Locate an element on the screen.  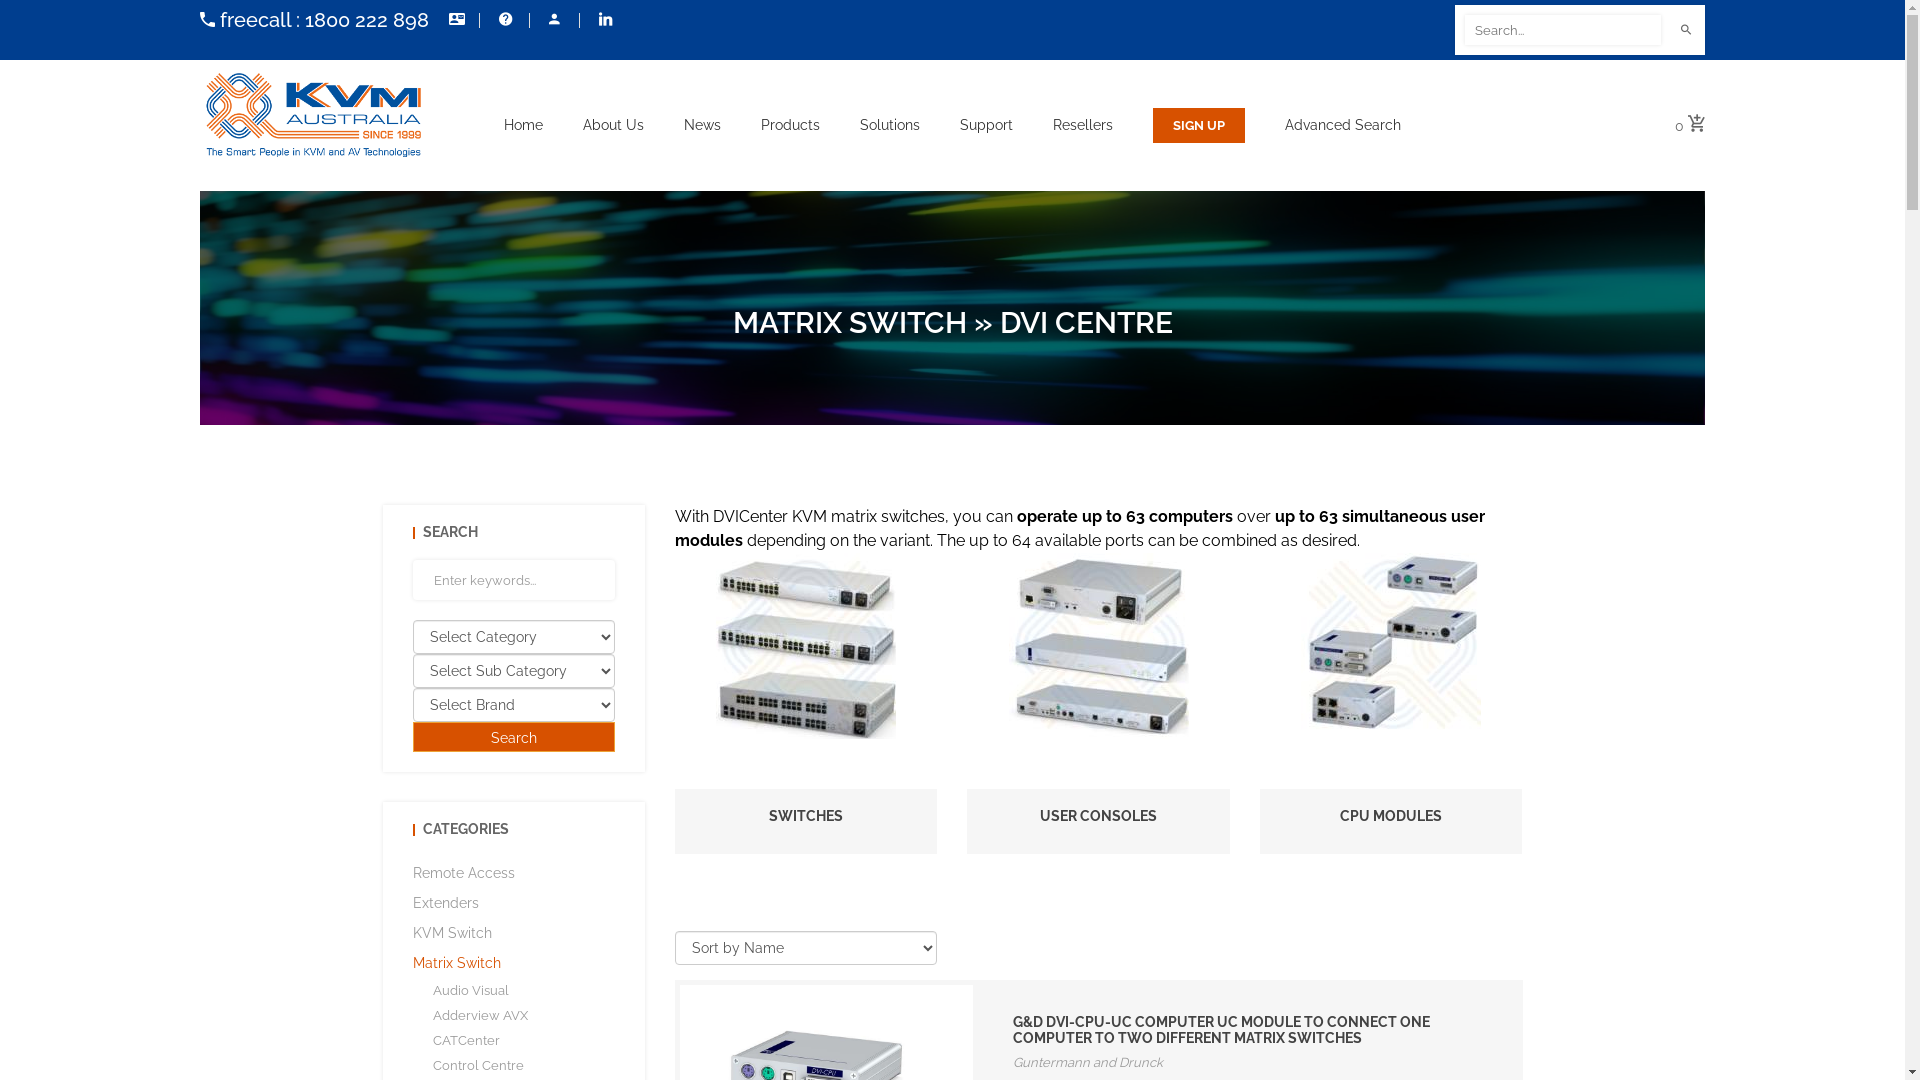
'0' is located at coordinates (1688, 126).